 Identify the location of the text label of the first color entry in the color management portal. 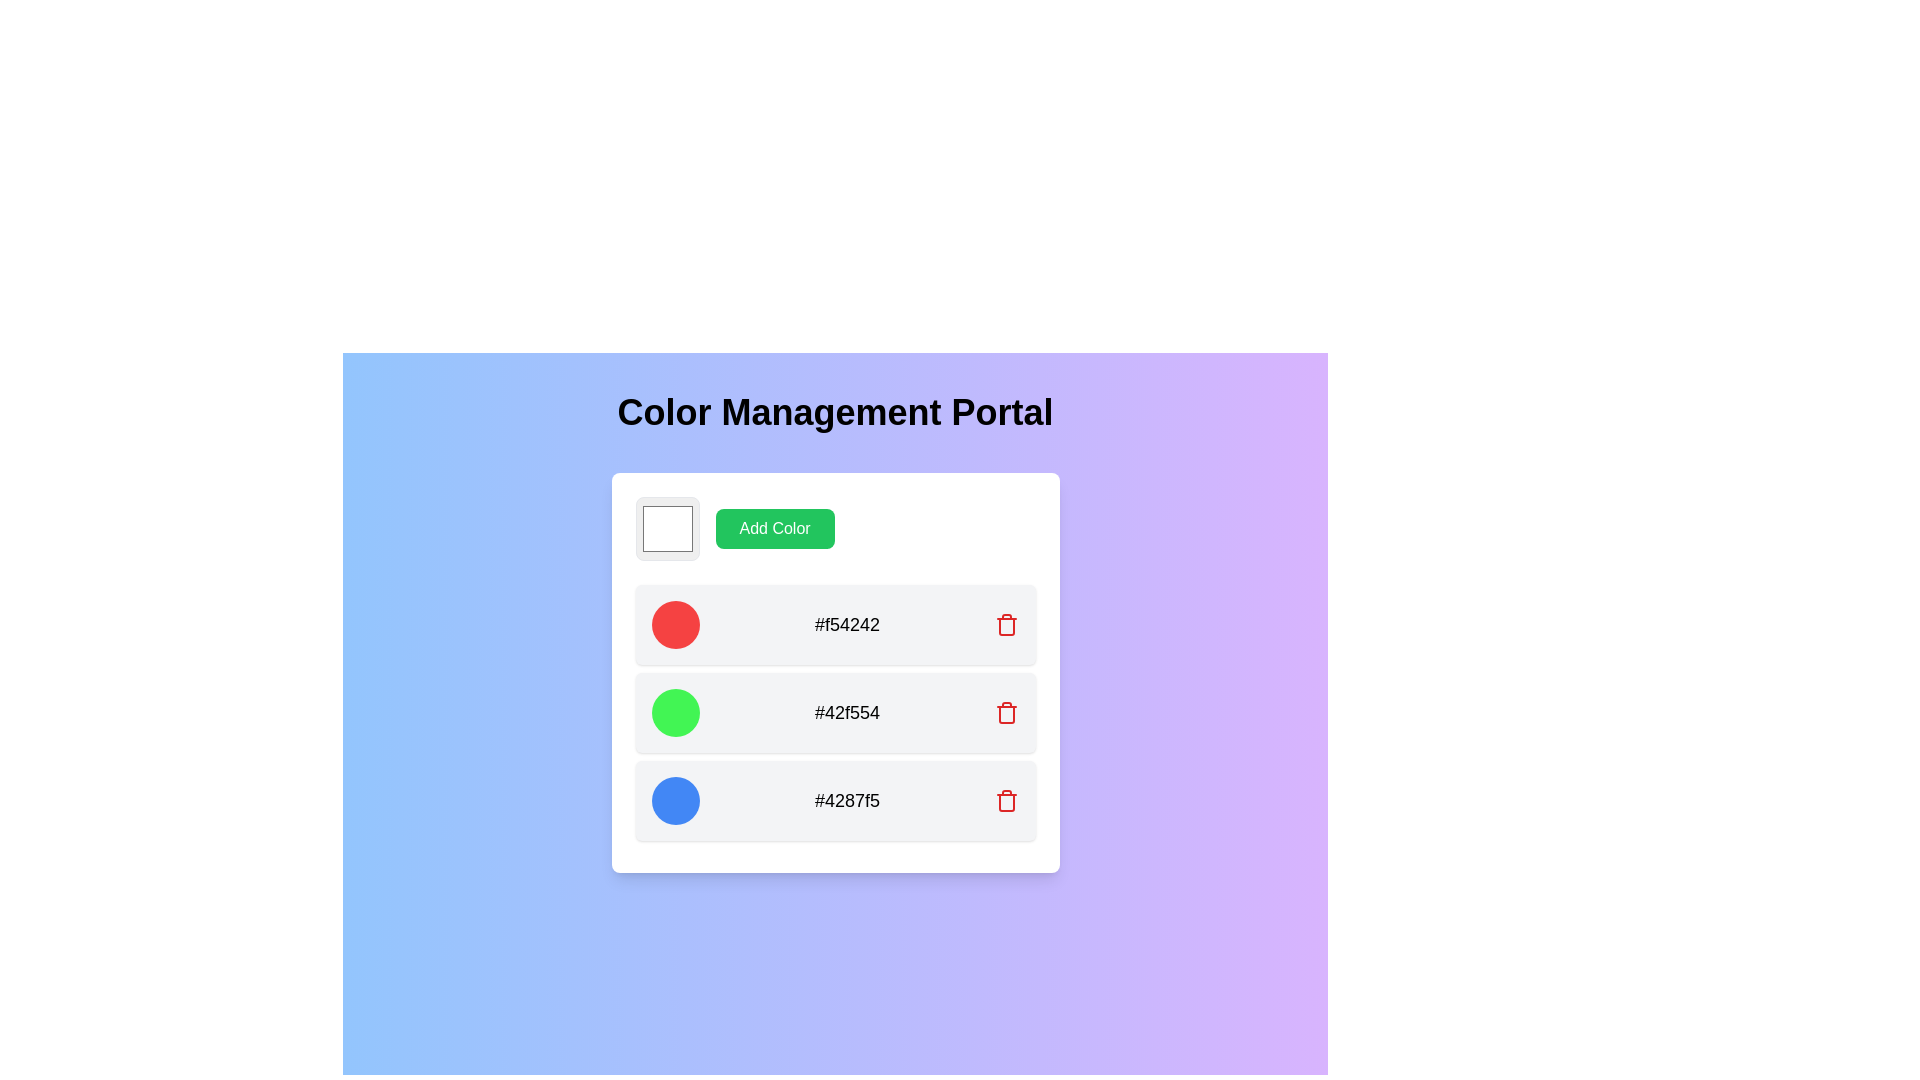
(835, 623).